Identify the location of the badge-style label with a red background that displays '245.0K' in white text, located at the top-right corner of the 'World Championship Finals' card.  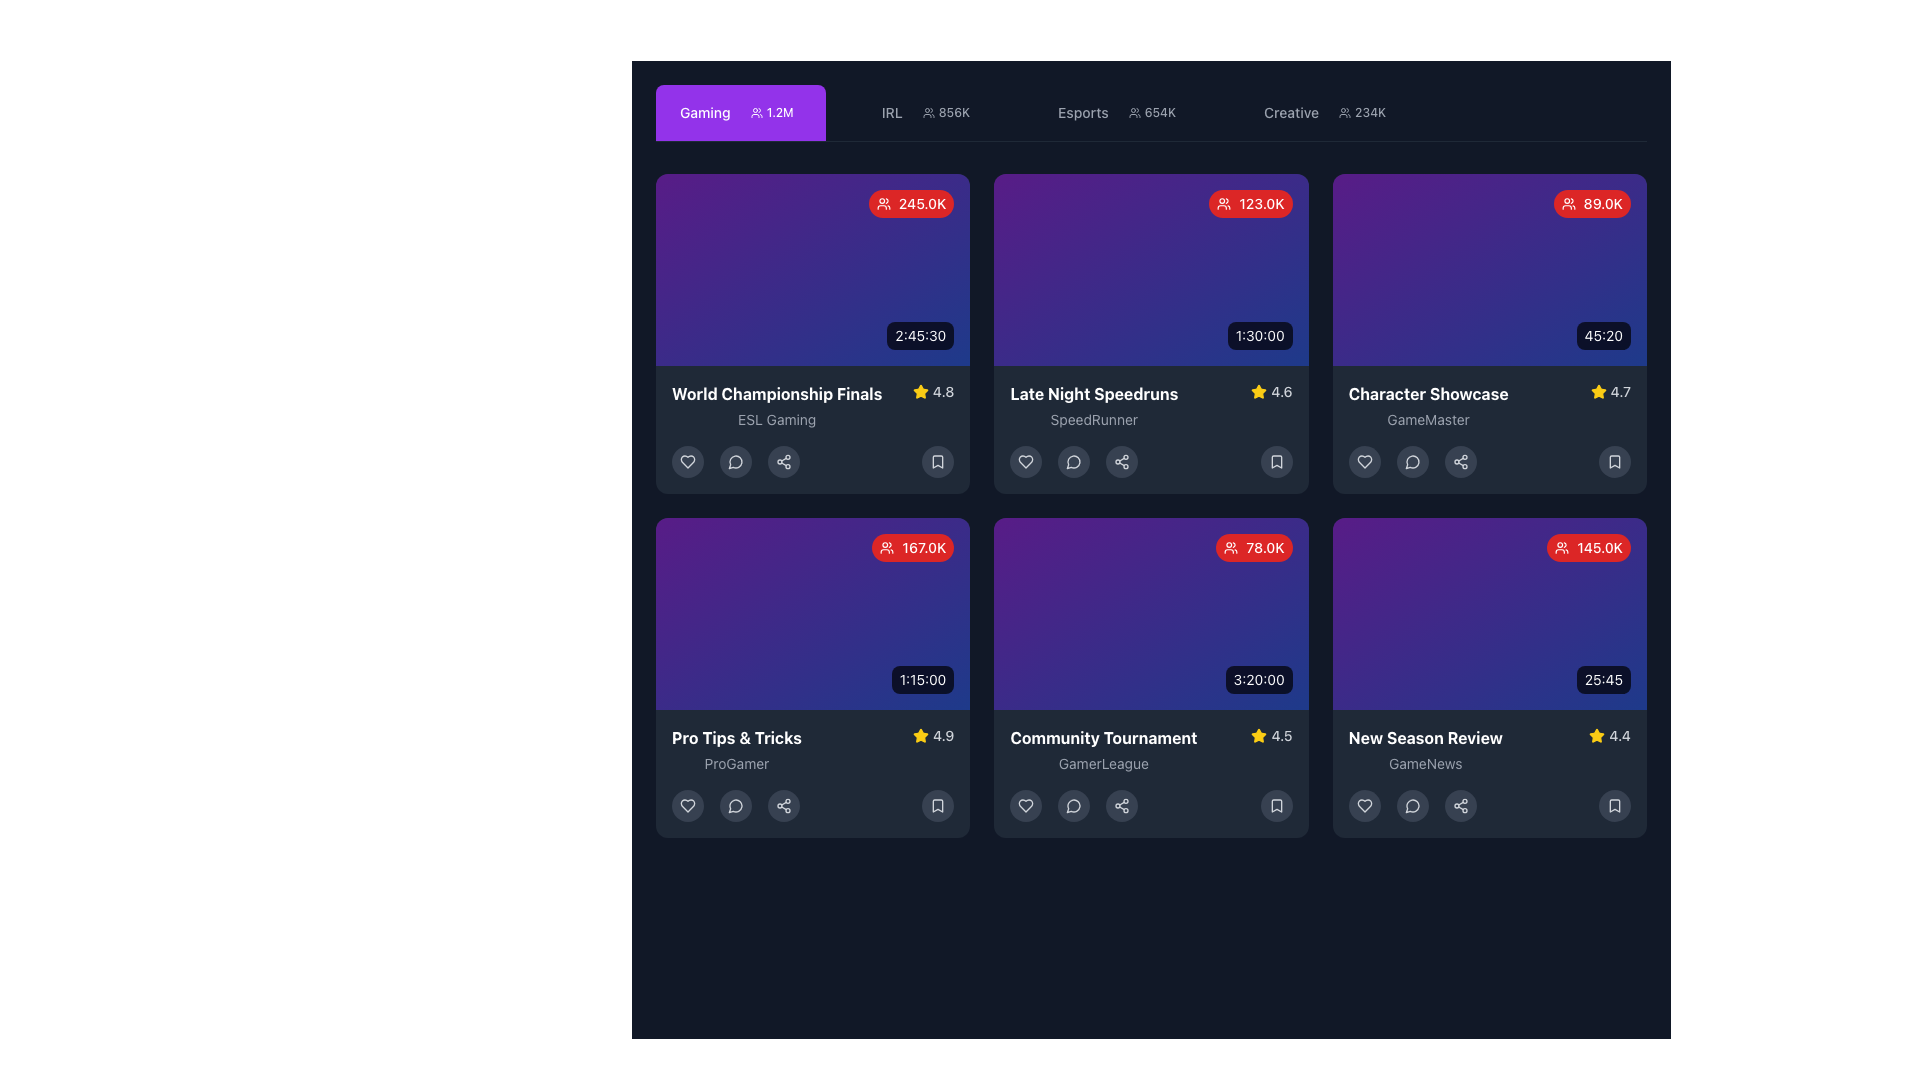
(910, 204).